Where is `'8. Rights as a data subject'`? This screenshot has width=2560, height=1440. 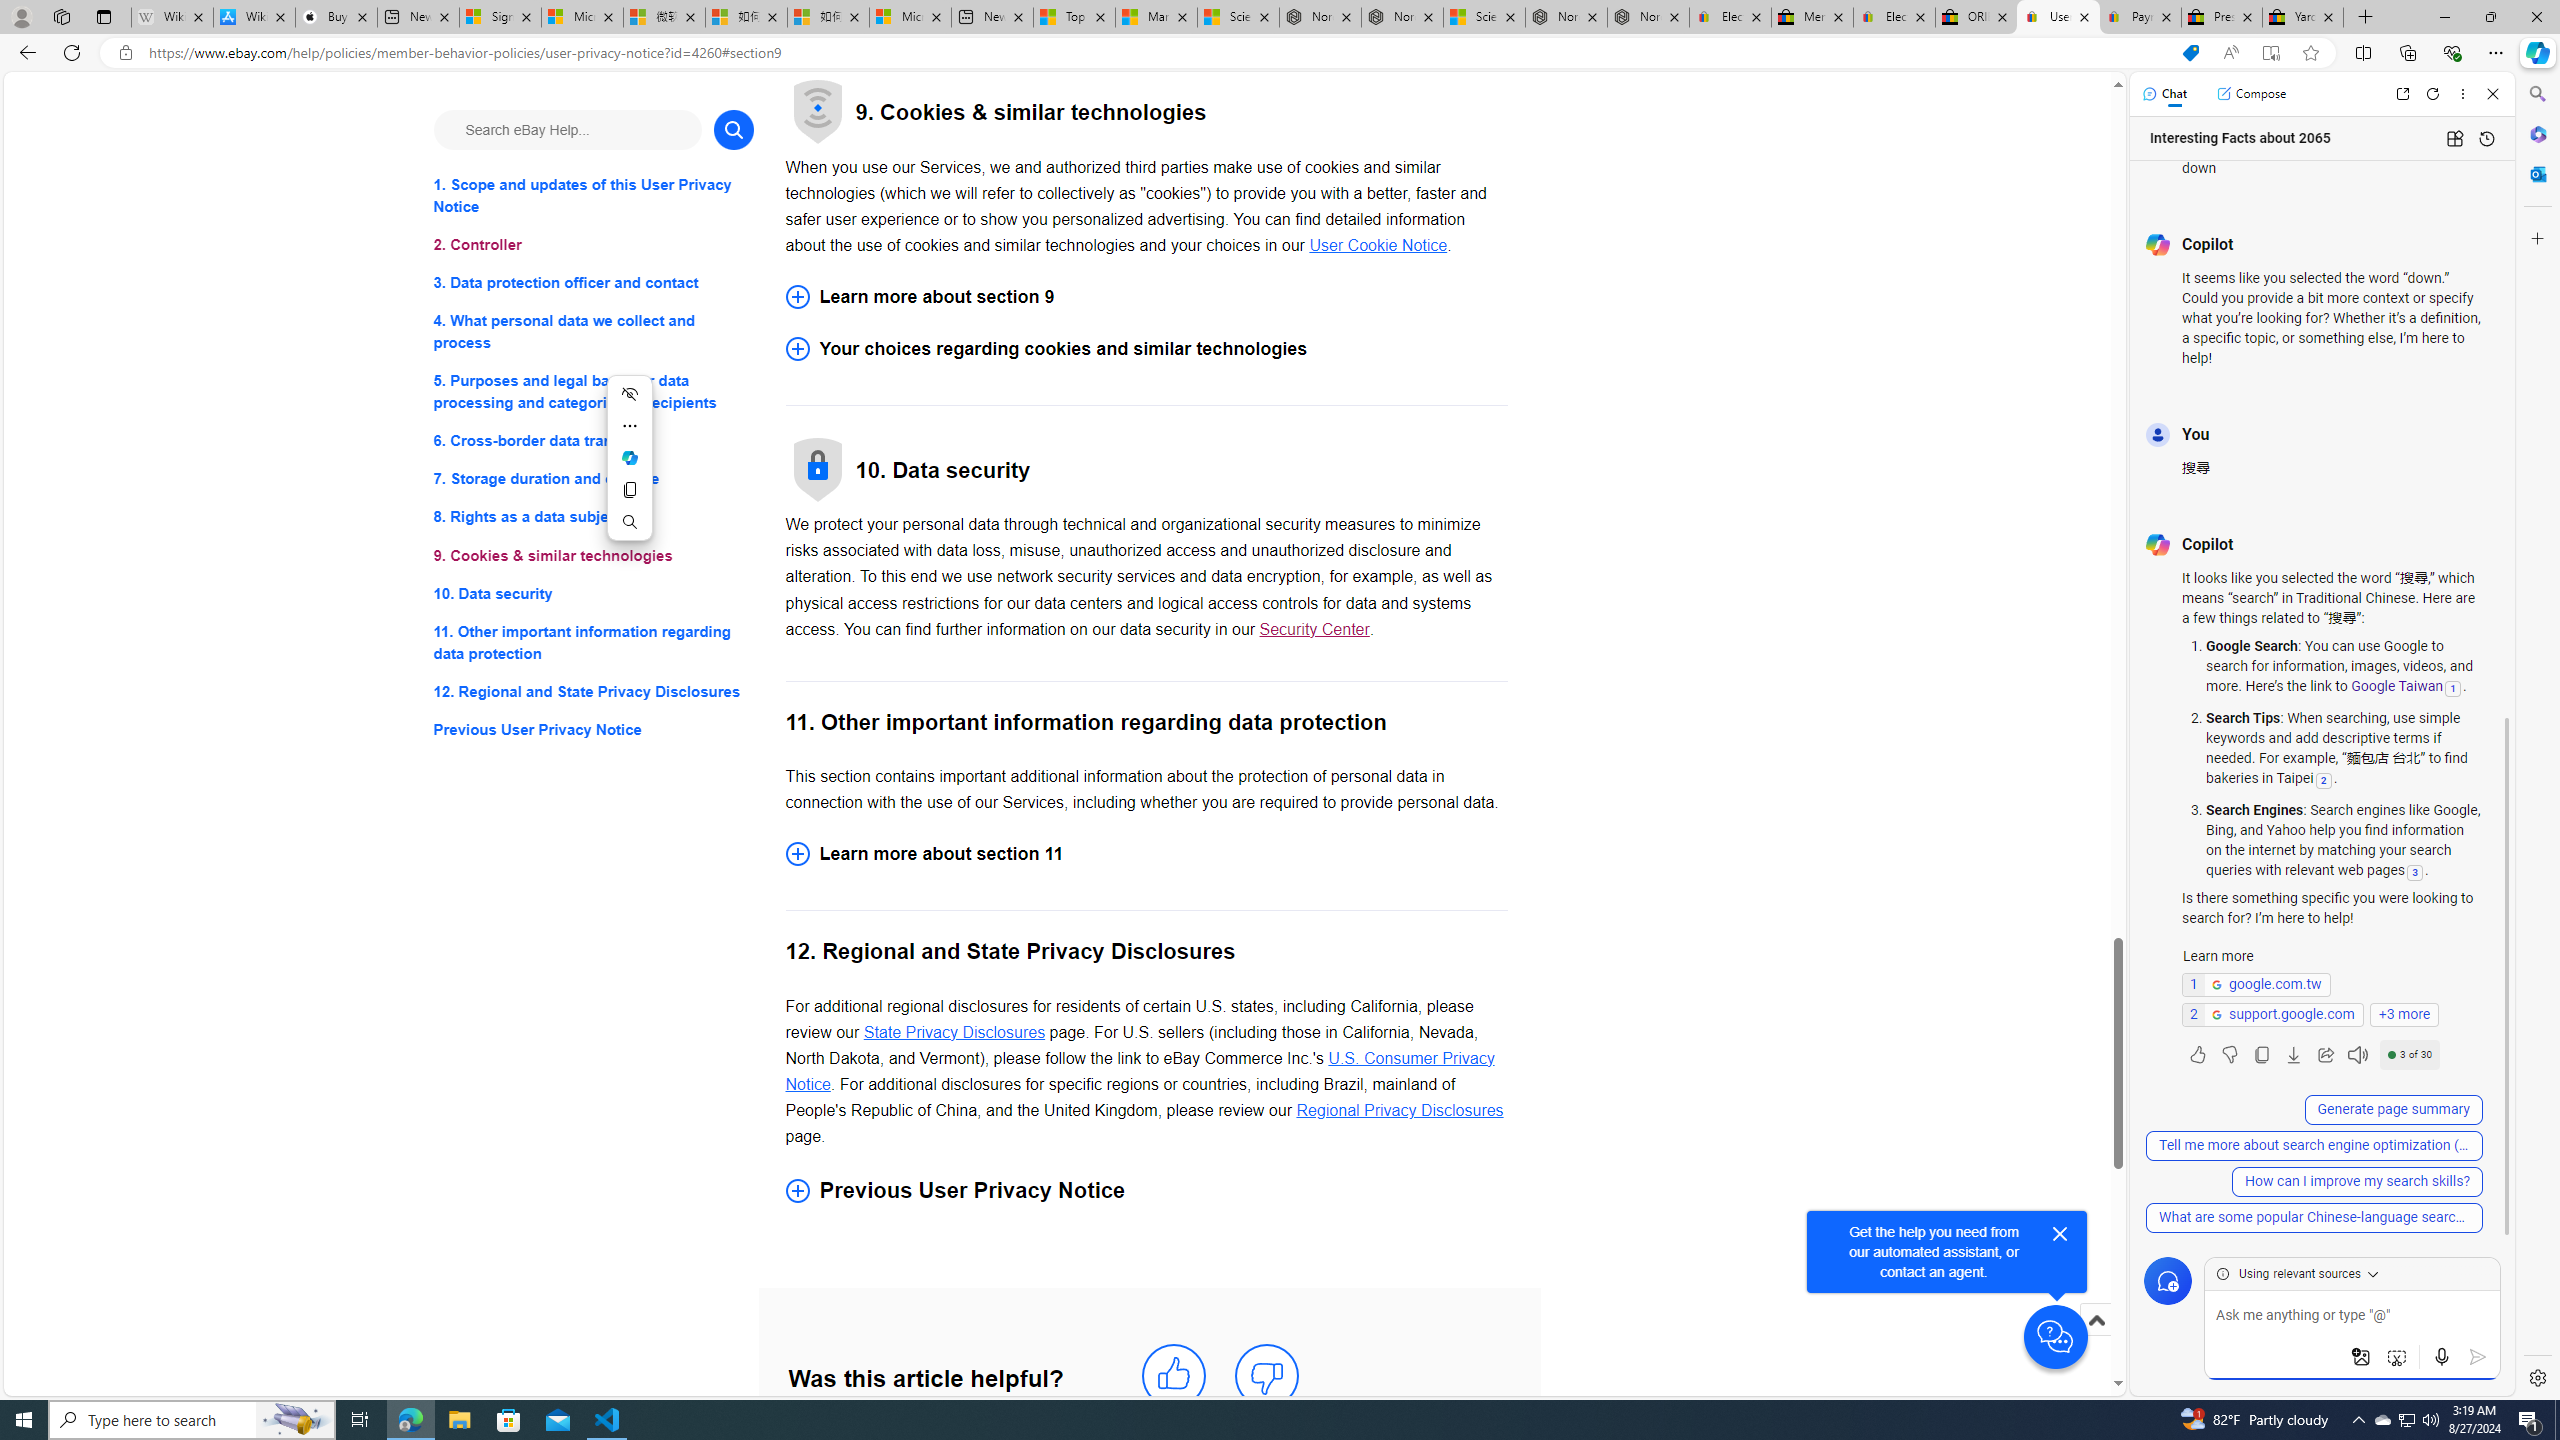 '8. Rights as a data subject' is located at coordinates (592, 516).